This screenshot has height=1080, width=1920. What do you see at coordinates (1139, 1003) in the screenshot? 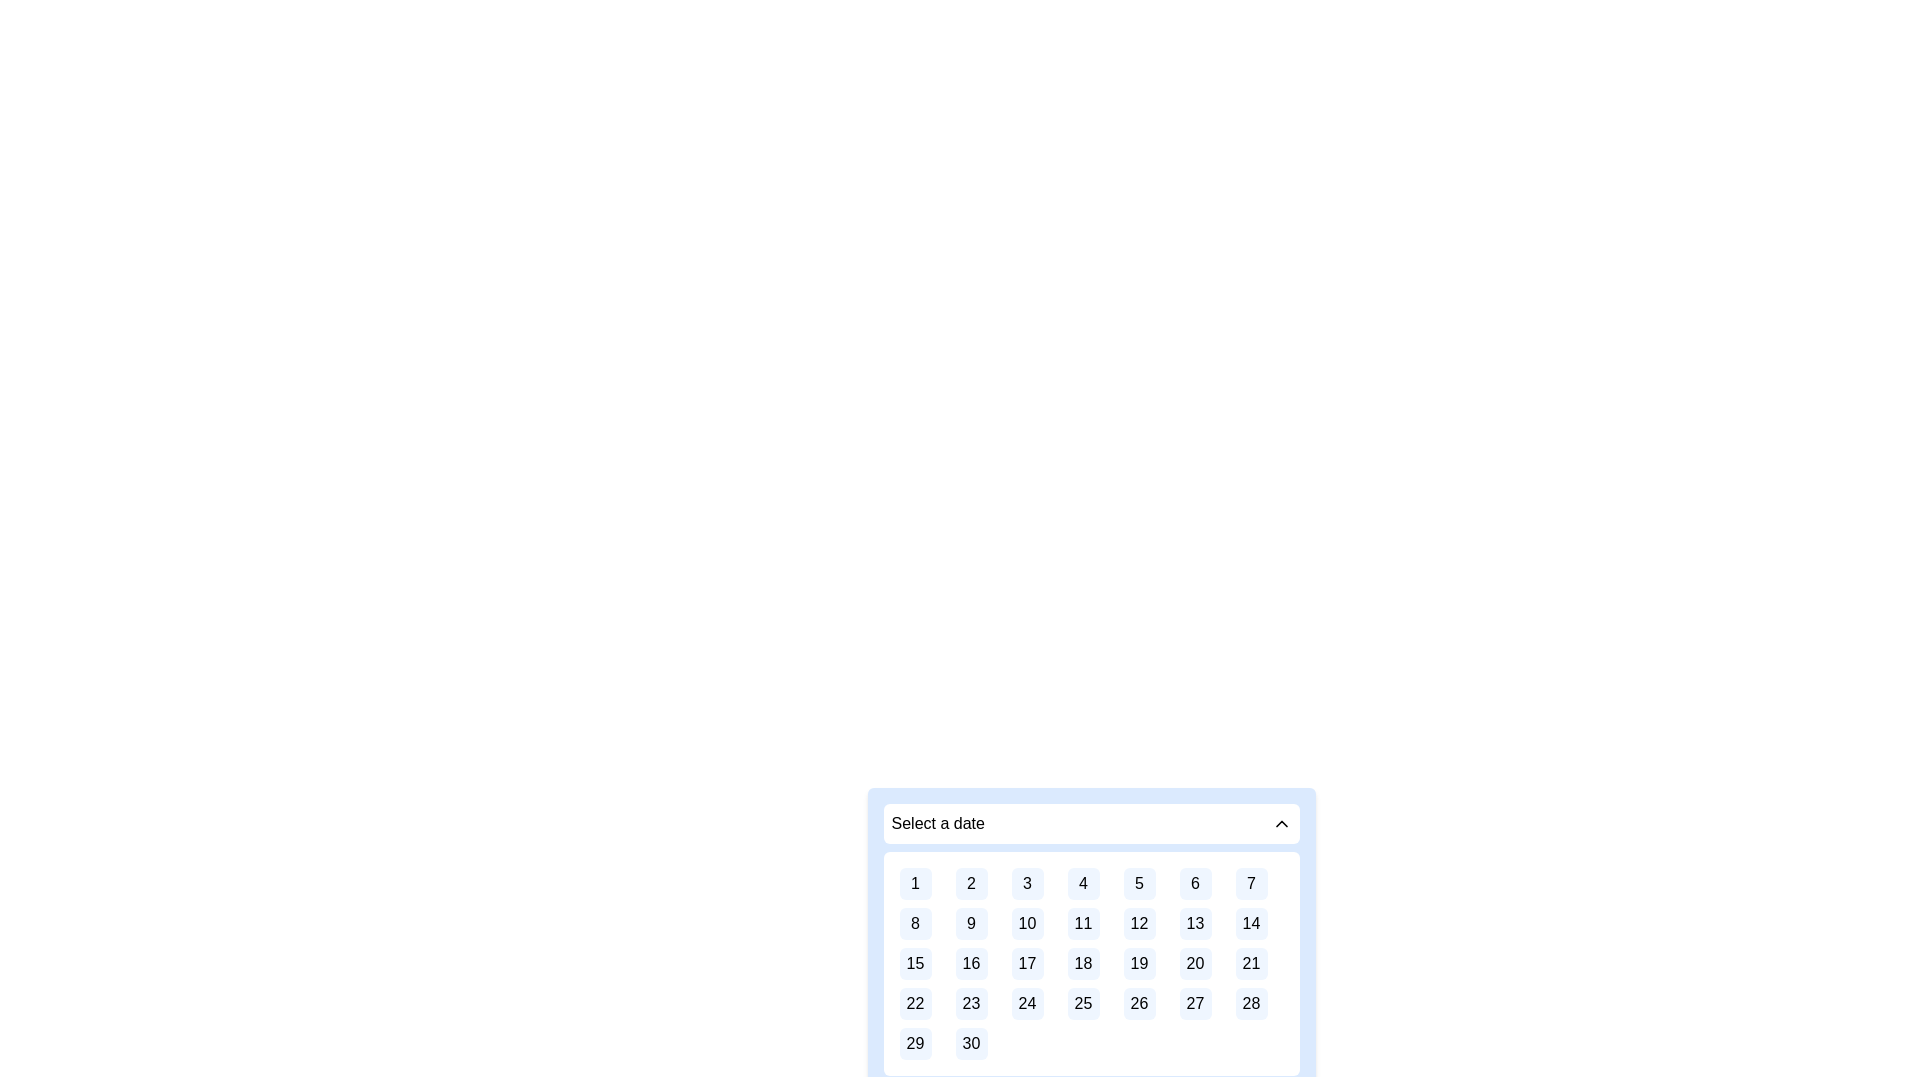
I see `the square button with rounded corners, light blue background, and bold black text '26'` at bounding box center [1139, 1003].